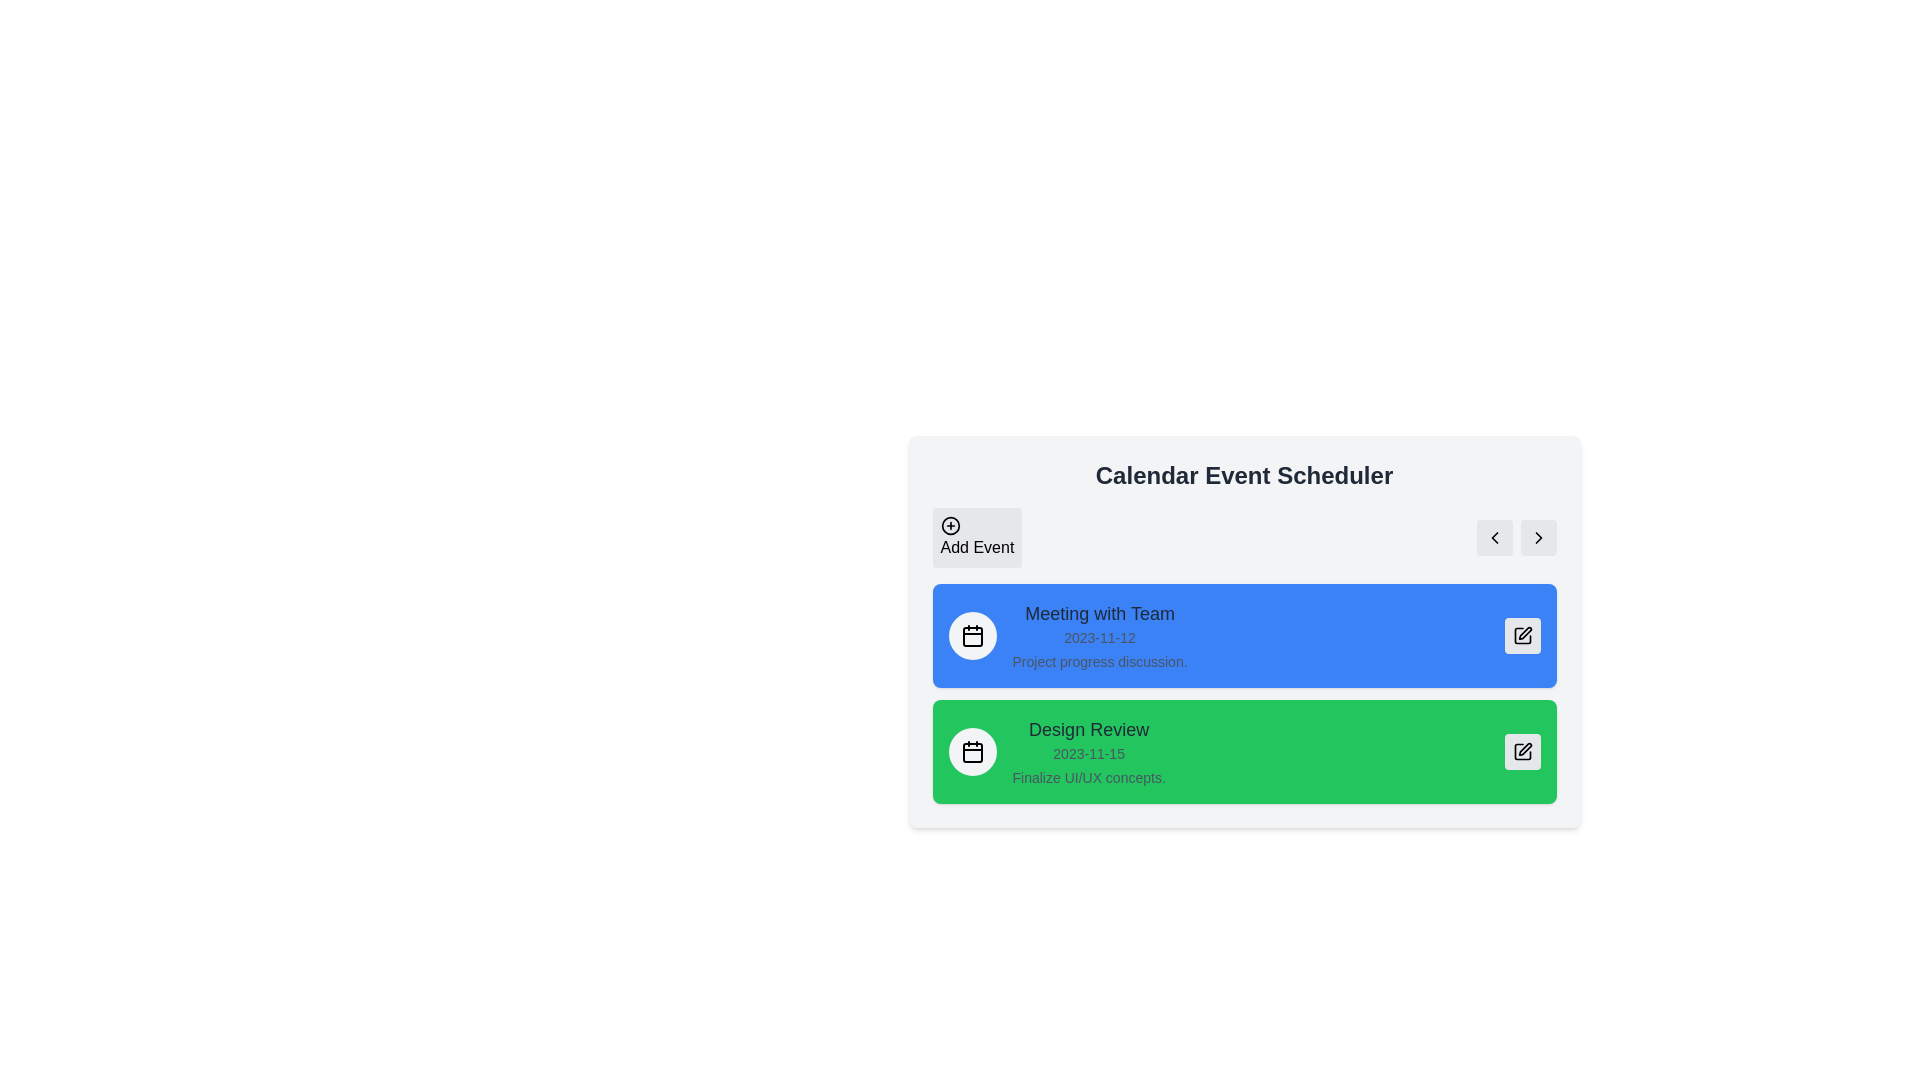 Image resolution: width=1920 pixels, height=1080 pixels. I want to click on the title text label for the first event in the Calendar Event Scheduler, so click(1098, 612).